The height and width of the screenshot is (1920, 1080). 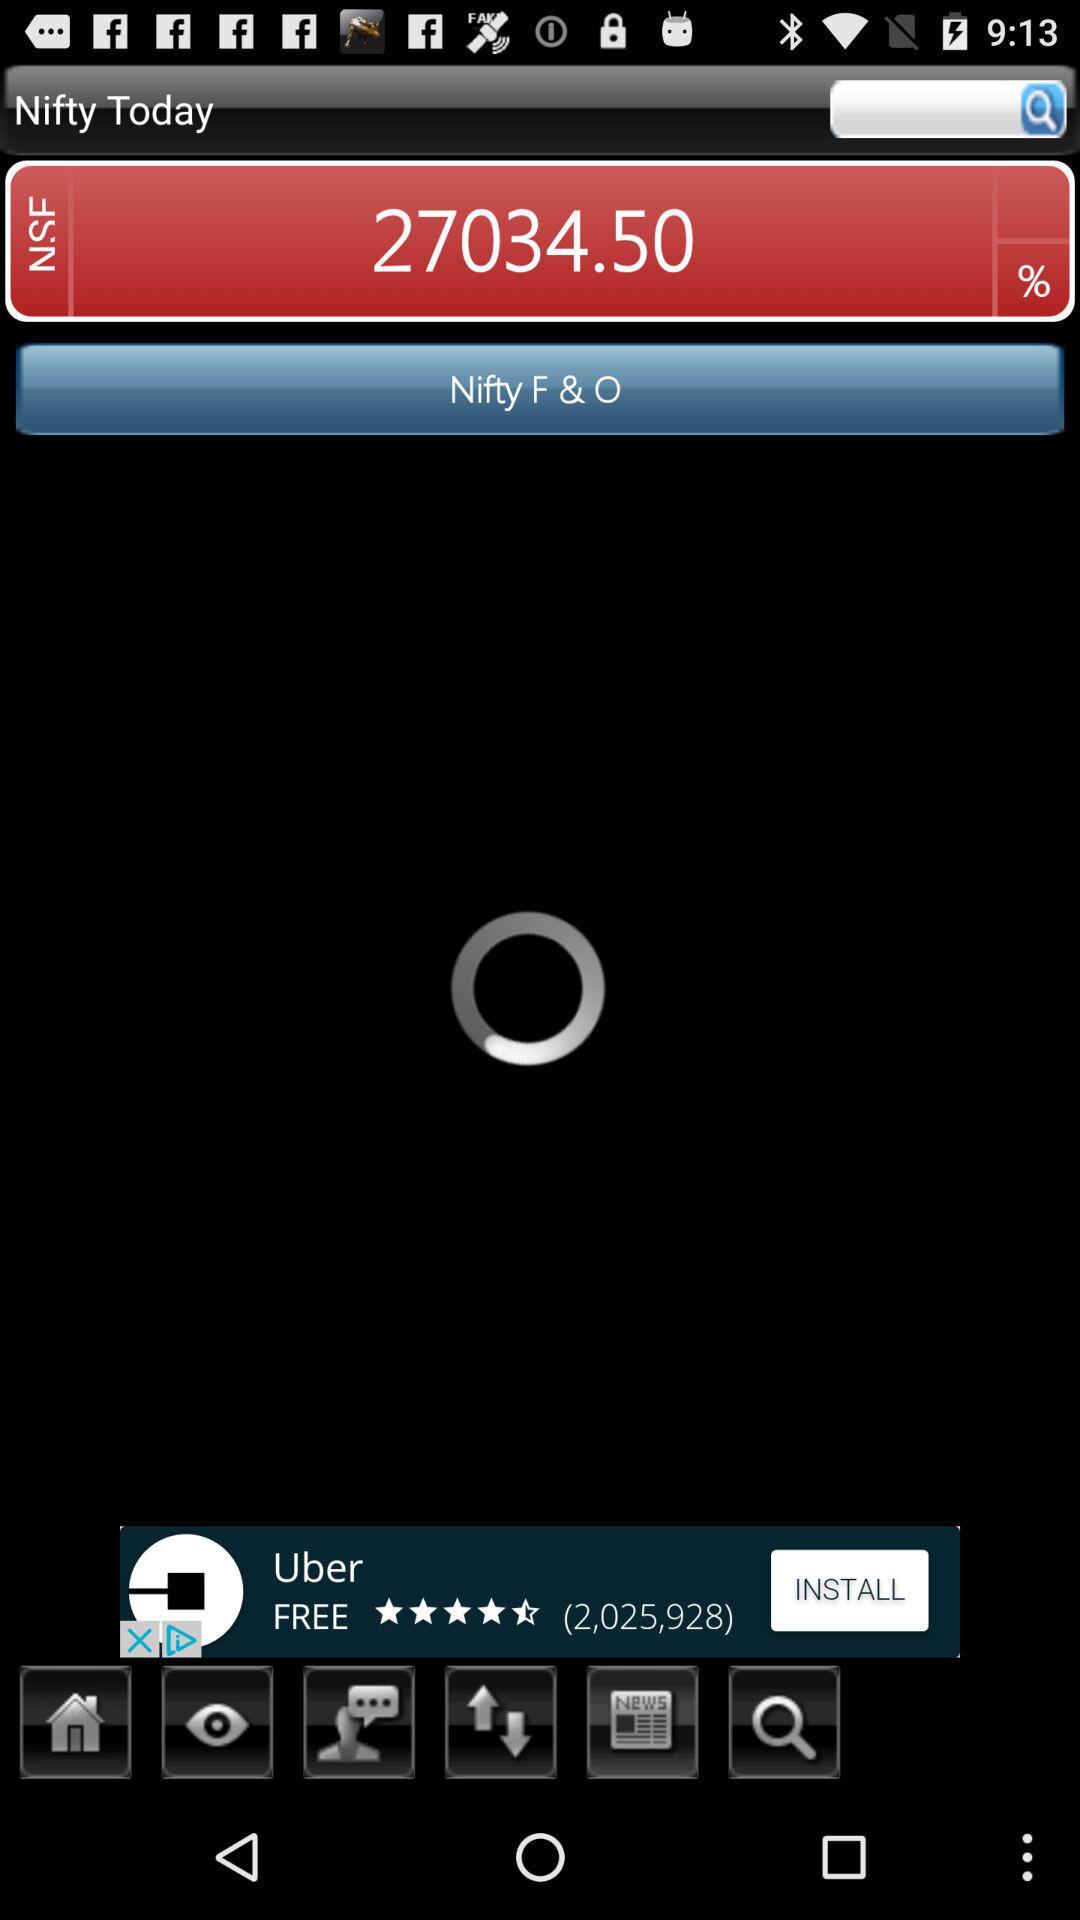 I want to click on the search icon, so click(x=783, y=1848).